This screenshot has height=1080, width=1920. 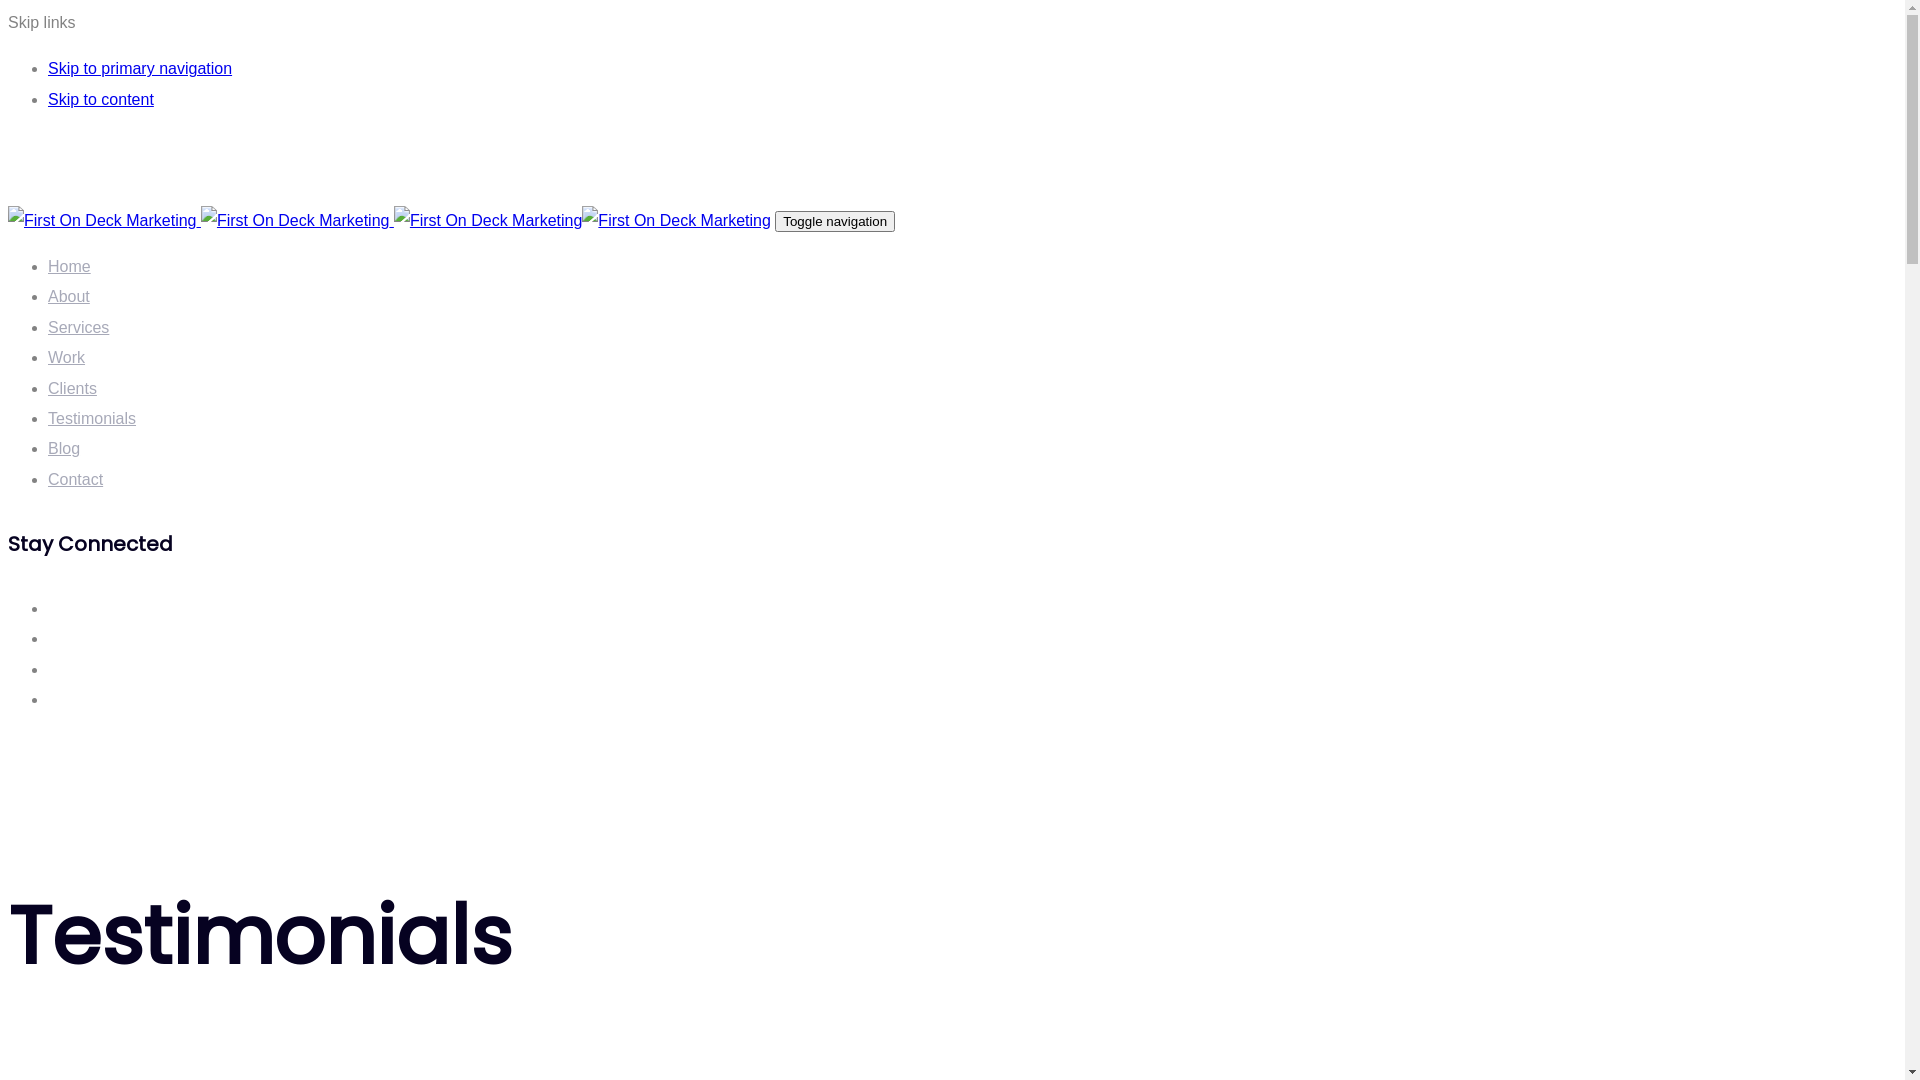 What do you see at coordinates (90, 417) in the screenshot?
I see `'Testimonials'` at bounding box center [90, 417].